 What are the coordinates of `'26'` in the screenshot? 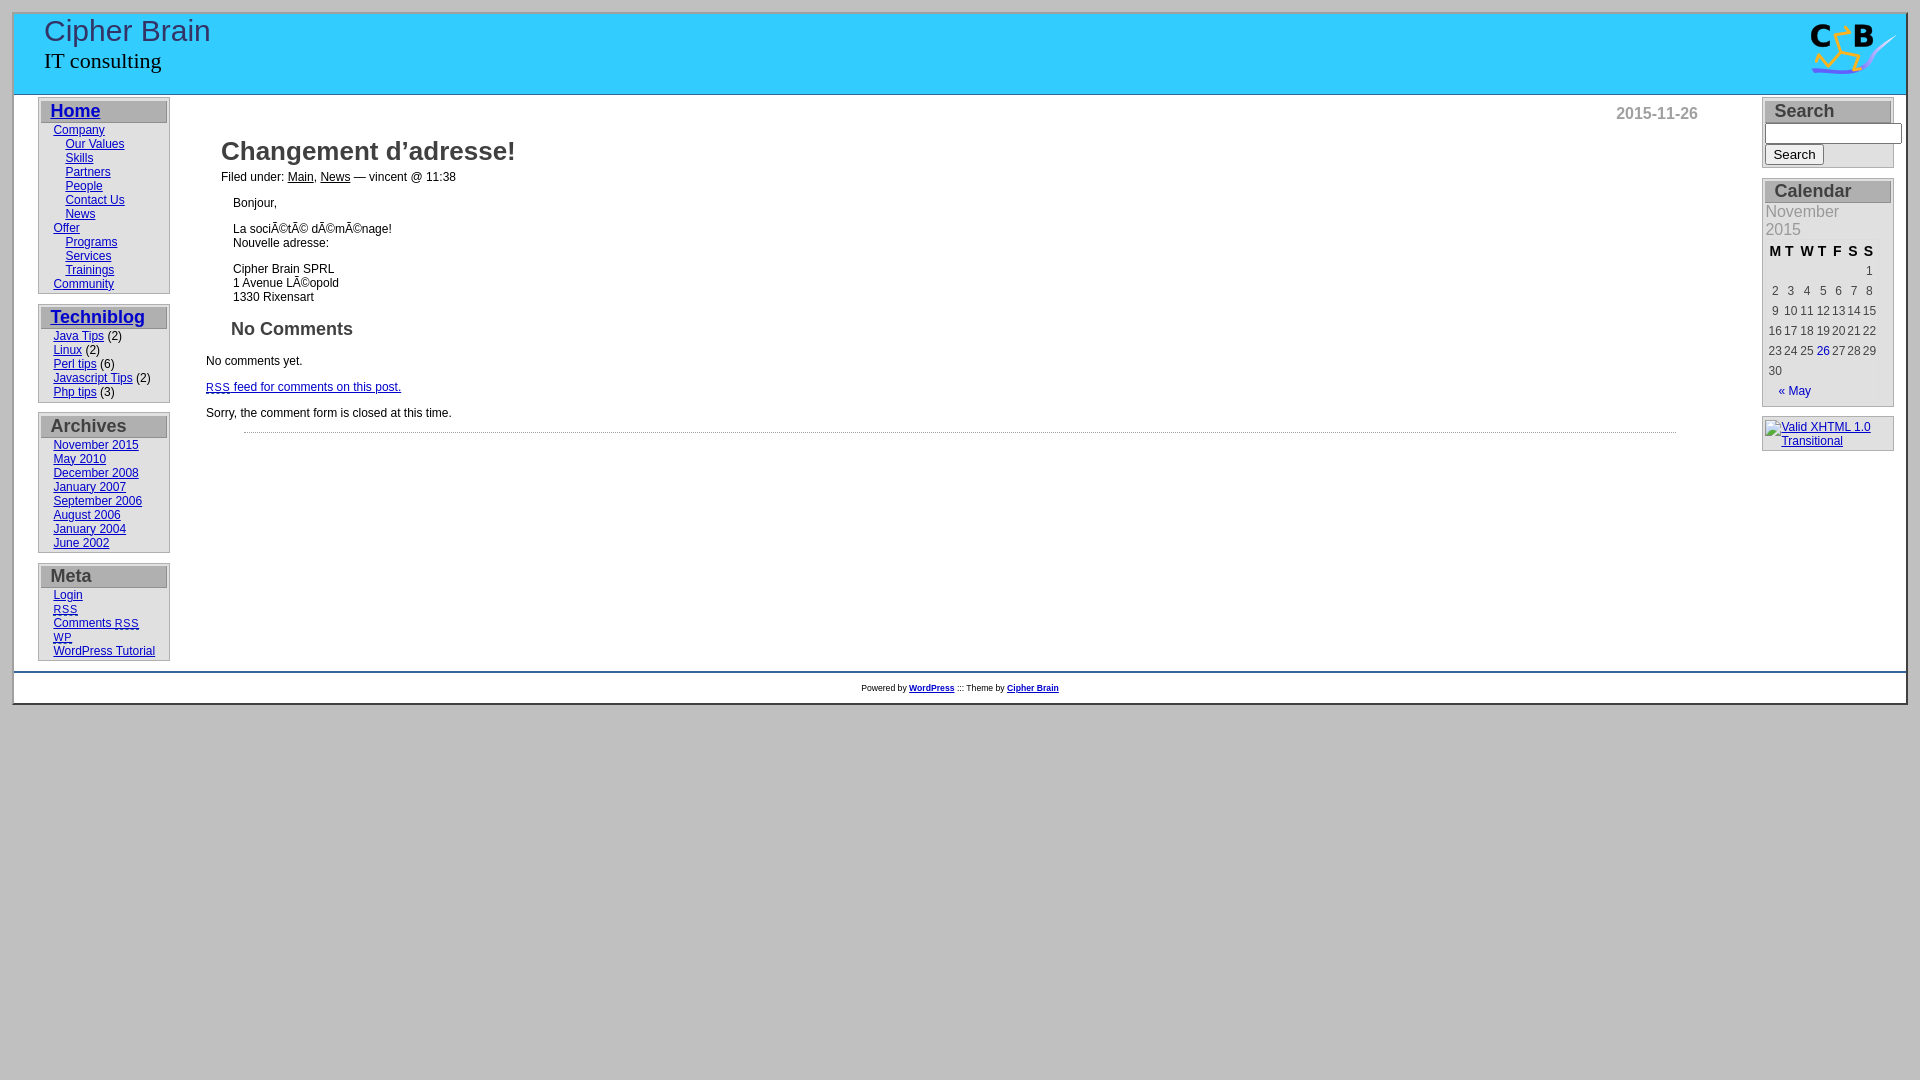 It's located at (1817, 350).